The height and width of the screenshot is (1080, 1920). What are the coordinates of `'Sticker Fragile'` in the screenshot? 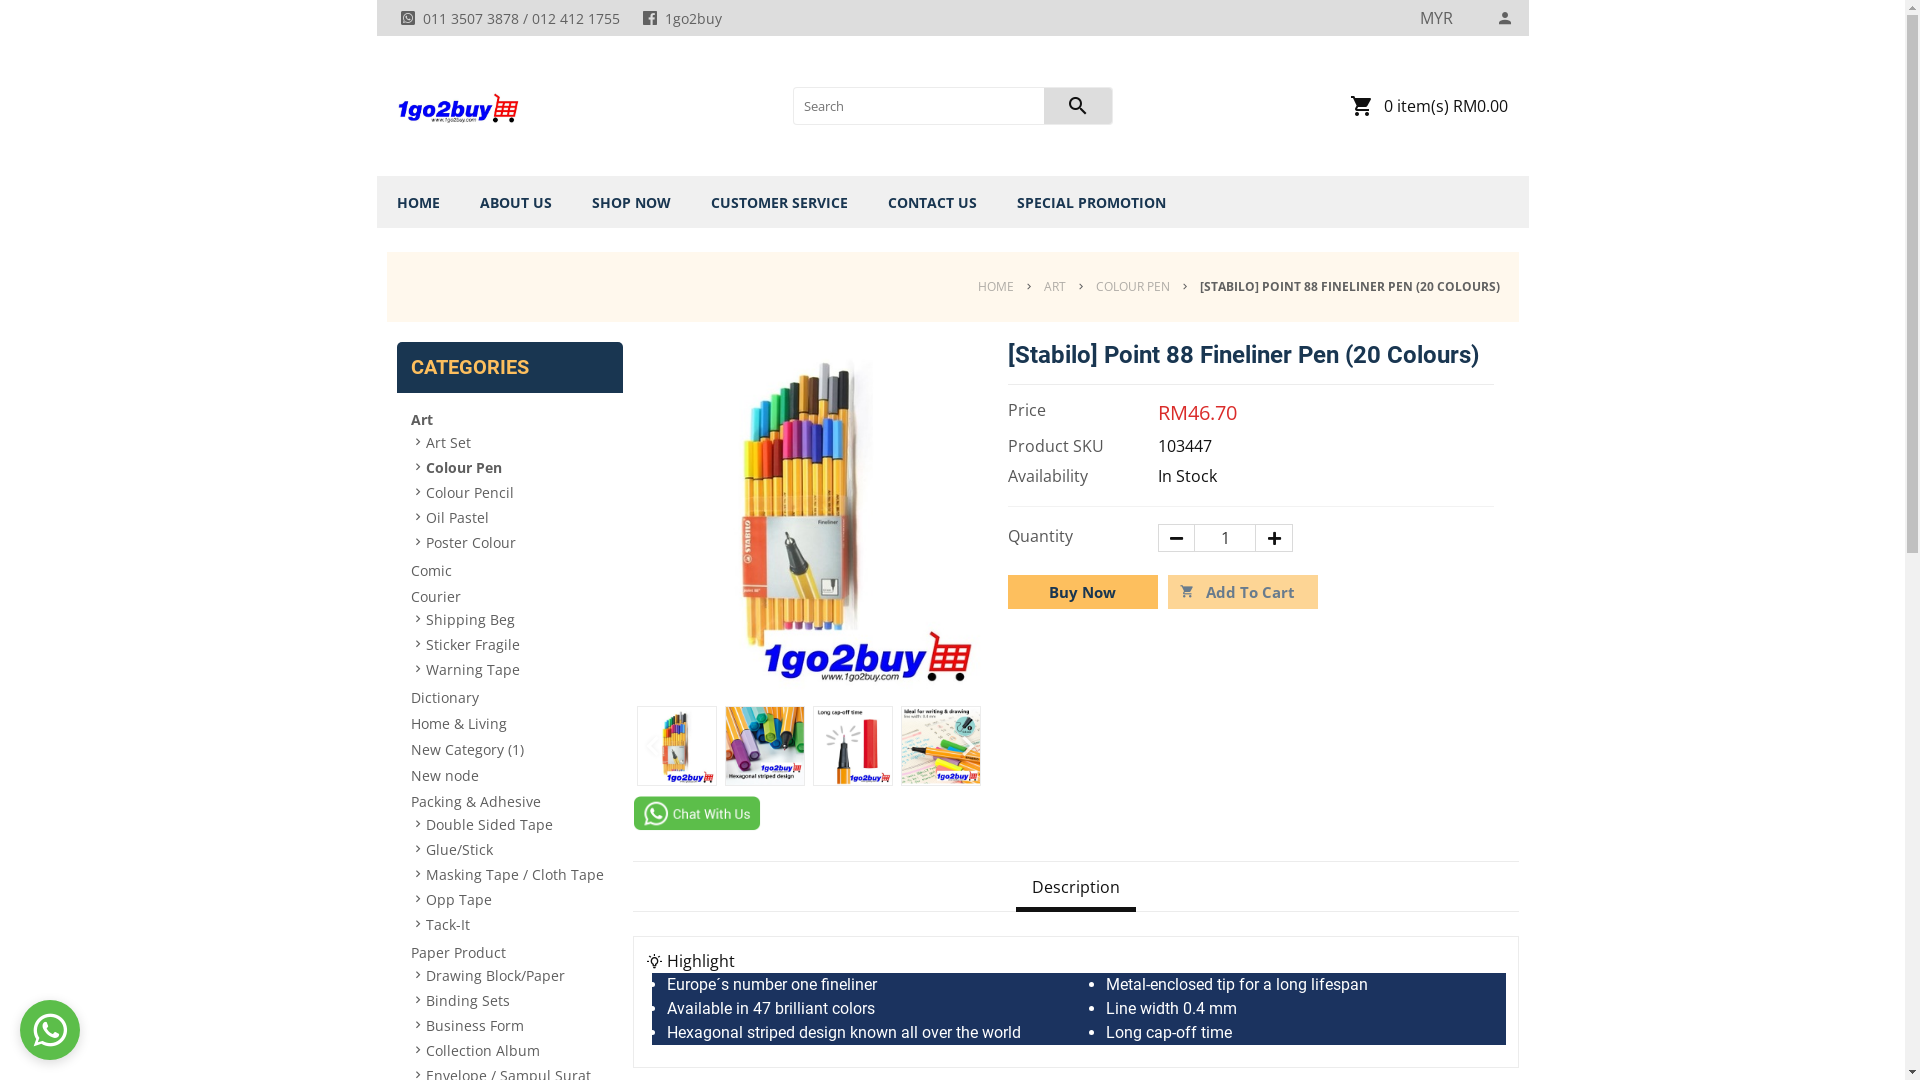 It's located at (517, 644).